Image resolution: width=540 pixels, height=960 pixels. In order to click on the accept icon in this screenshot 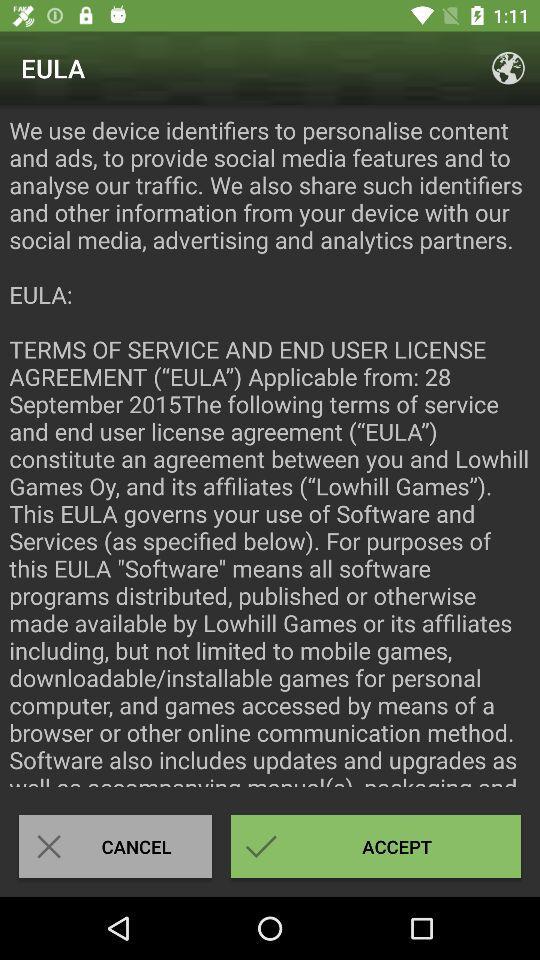, I will do `click(376, 845)`.